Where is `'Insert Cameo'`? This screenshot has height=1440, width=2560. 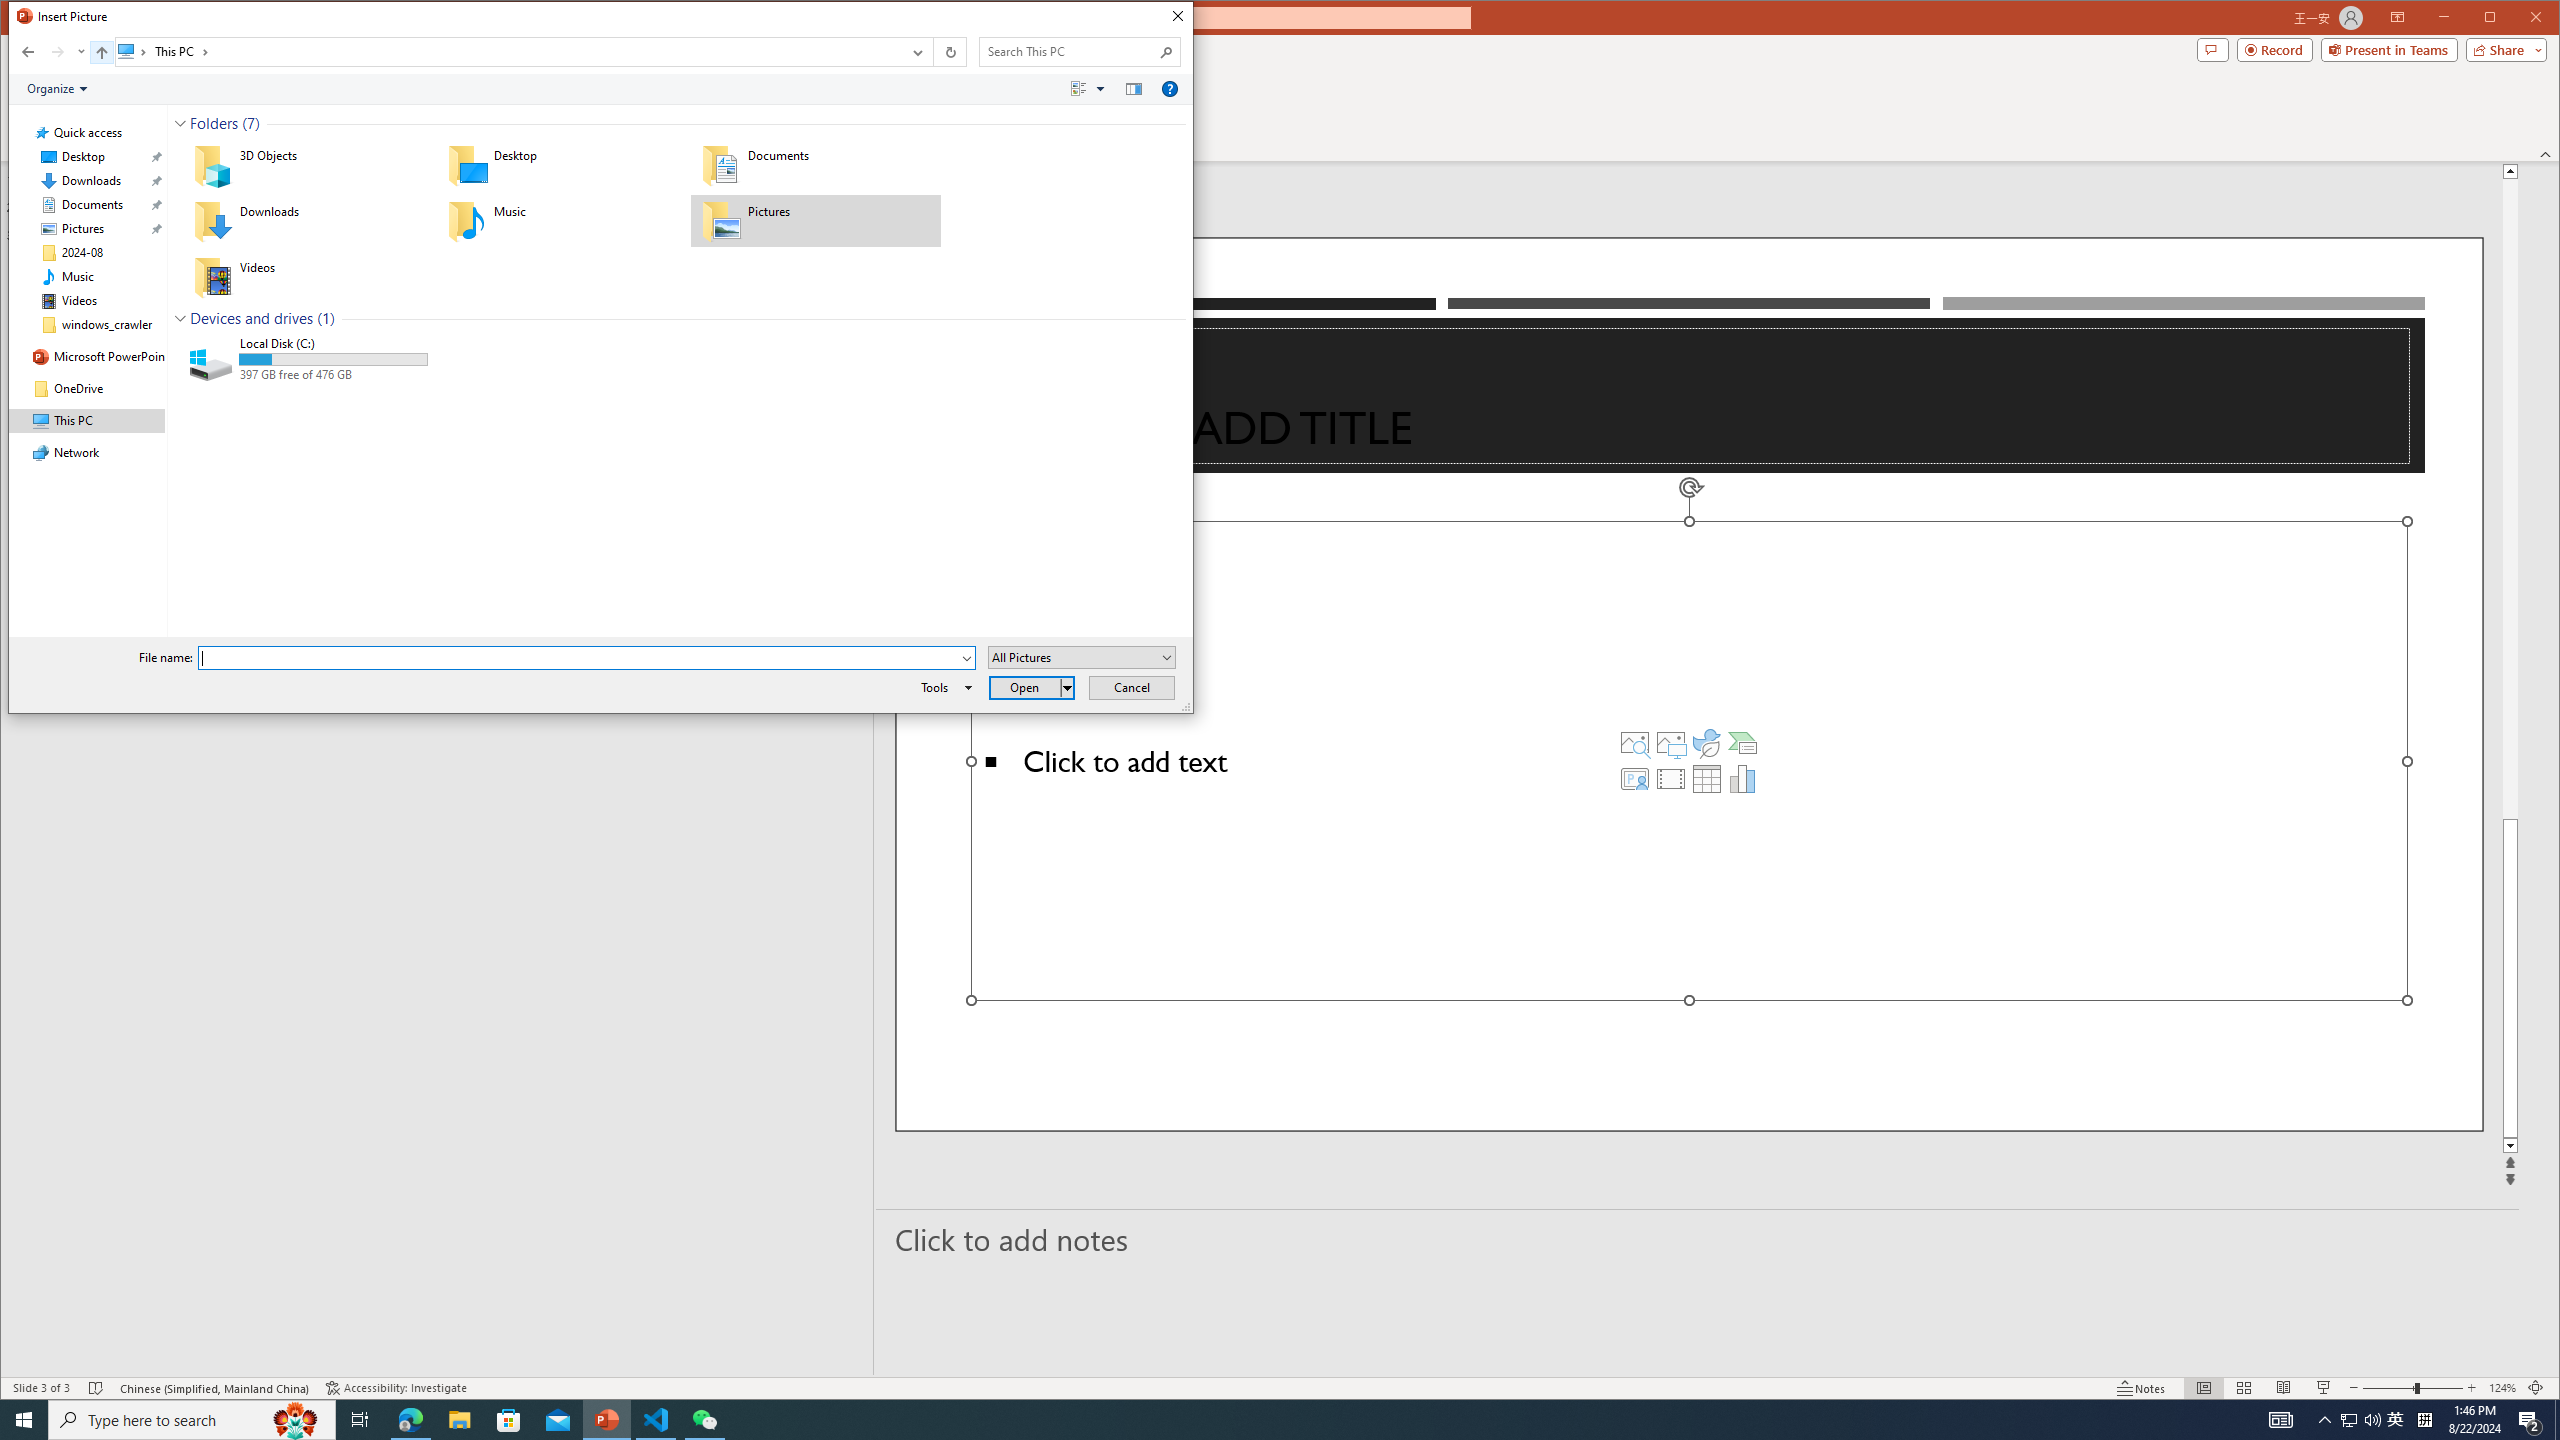
'Insert Cameo' is located at coordinates (1634, 778).